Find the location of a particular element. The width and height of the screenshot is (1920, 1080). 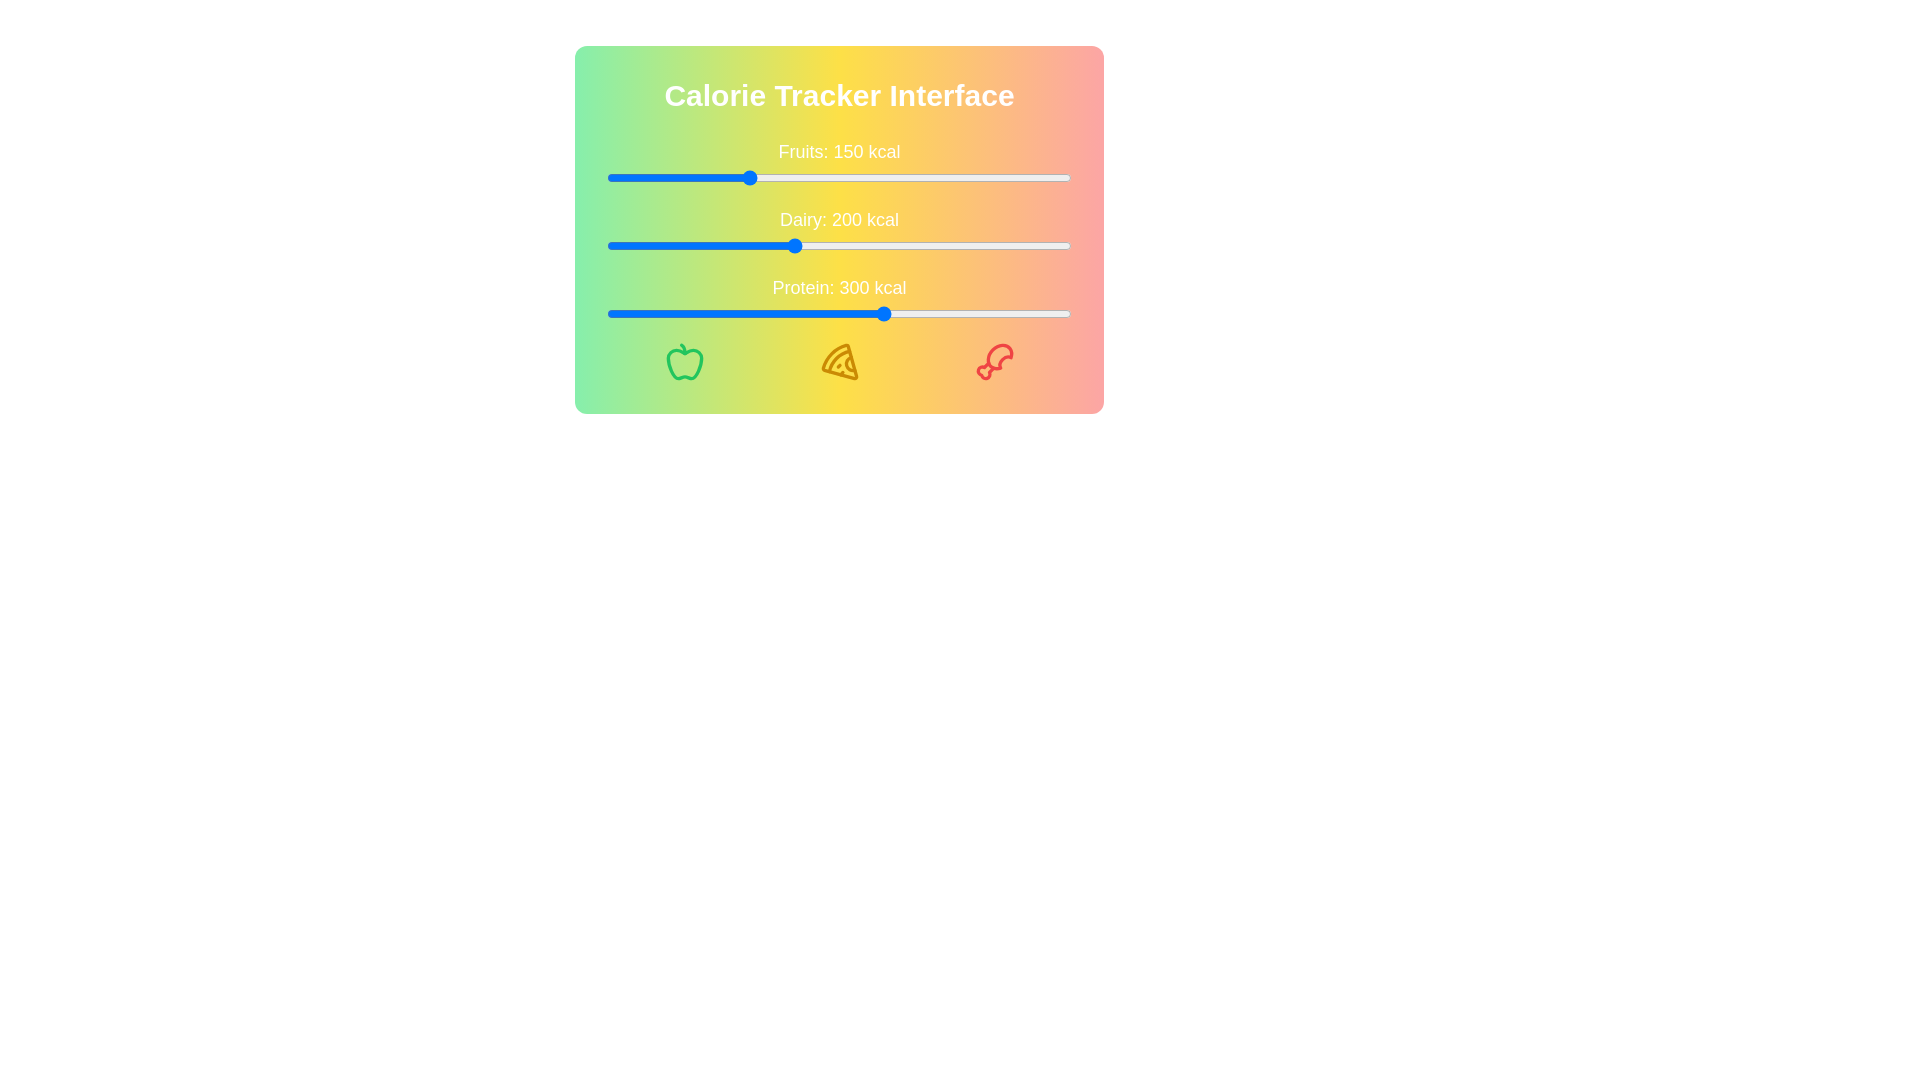

the calorie slider for 'Fruits' to 408 kcal is located at coordinates (986, 176).